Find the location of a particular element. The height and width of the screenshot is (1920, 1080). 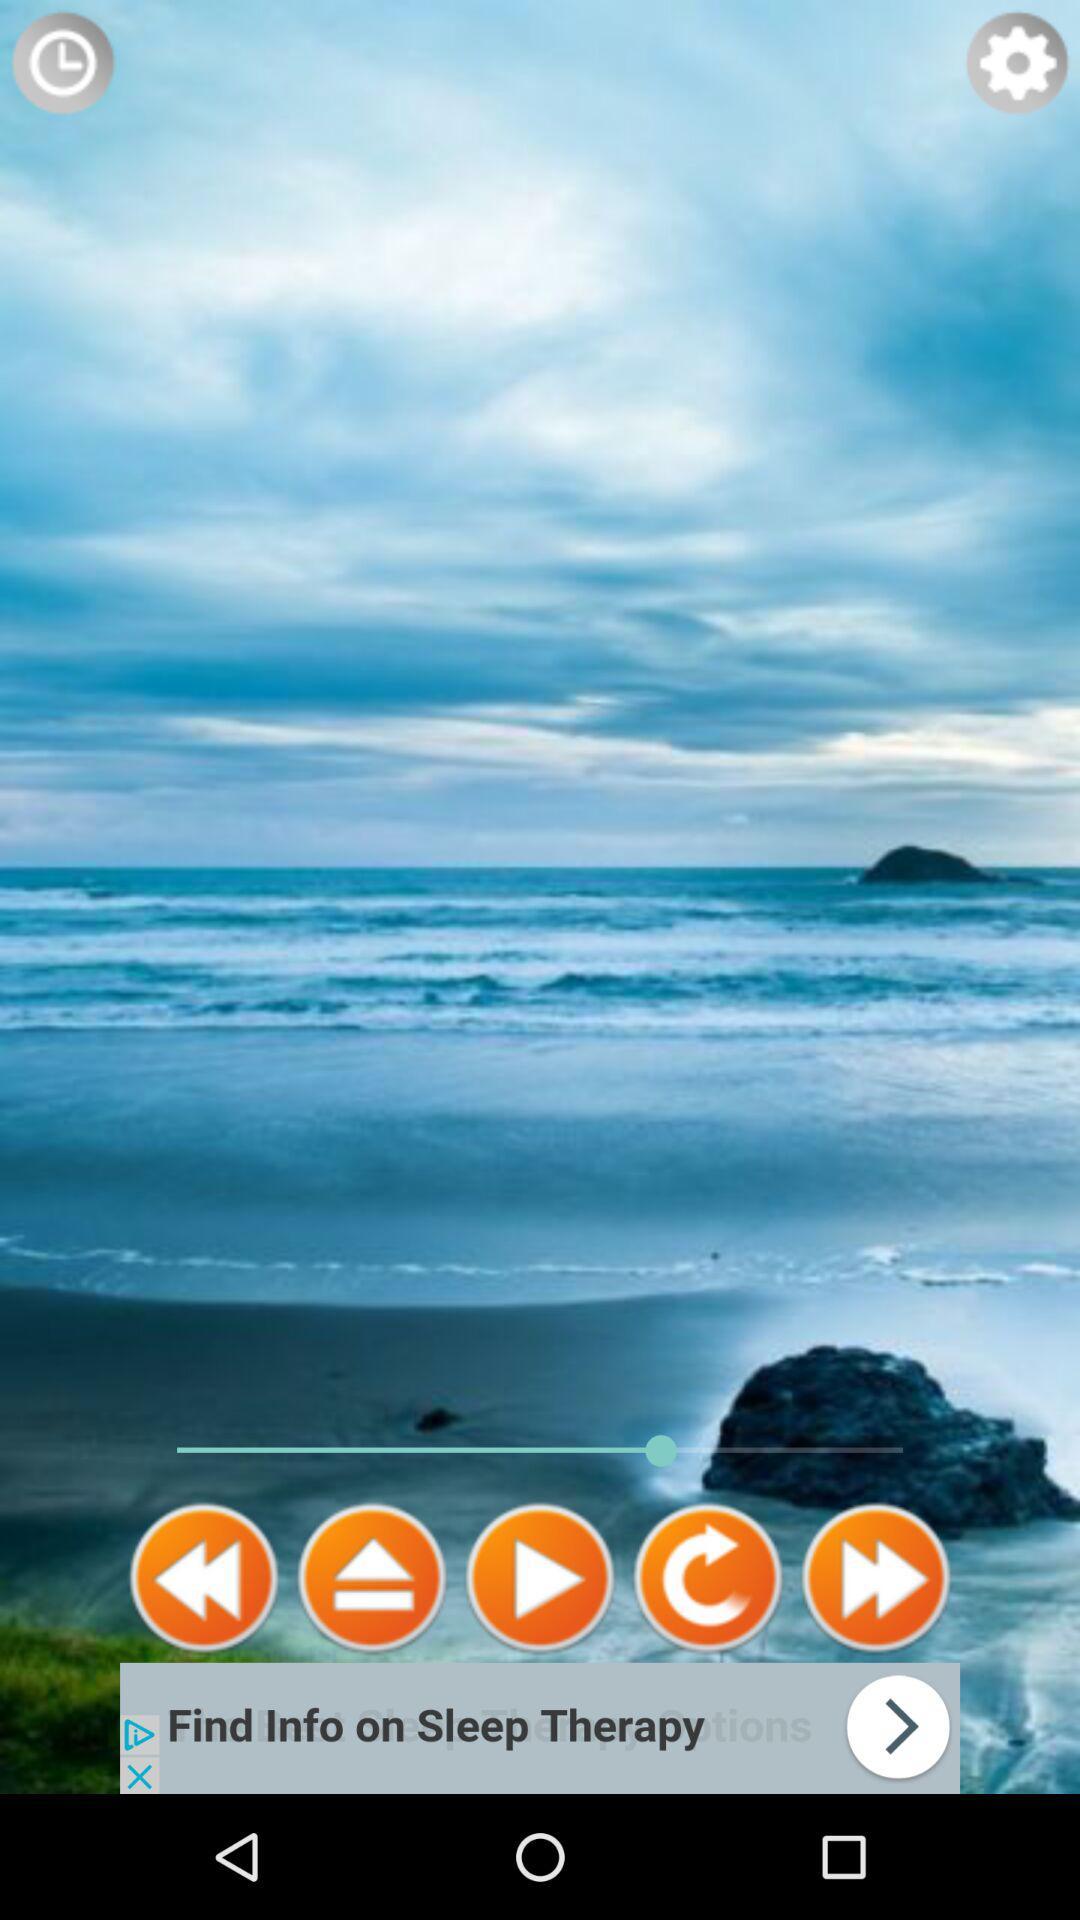

reload is located at coordinates (707, 1577).